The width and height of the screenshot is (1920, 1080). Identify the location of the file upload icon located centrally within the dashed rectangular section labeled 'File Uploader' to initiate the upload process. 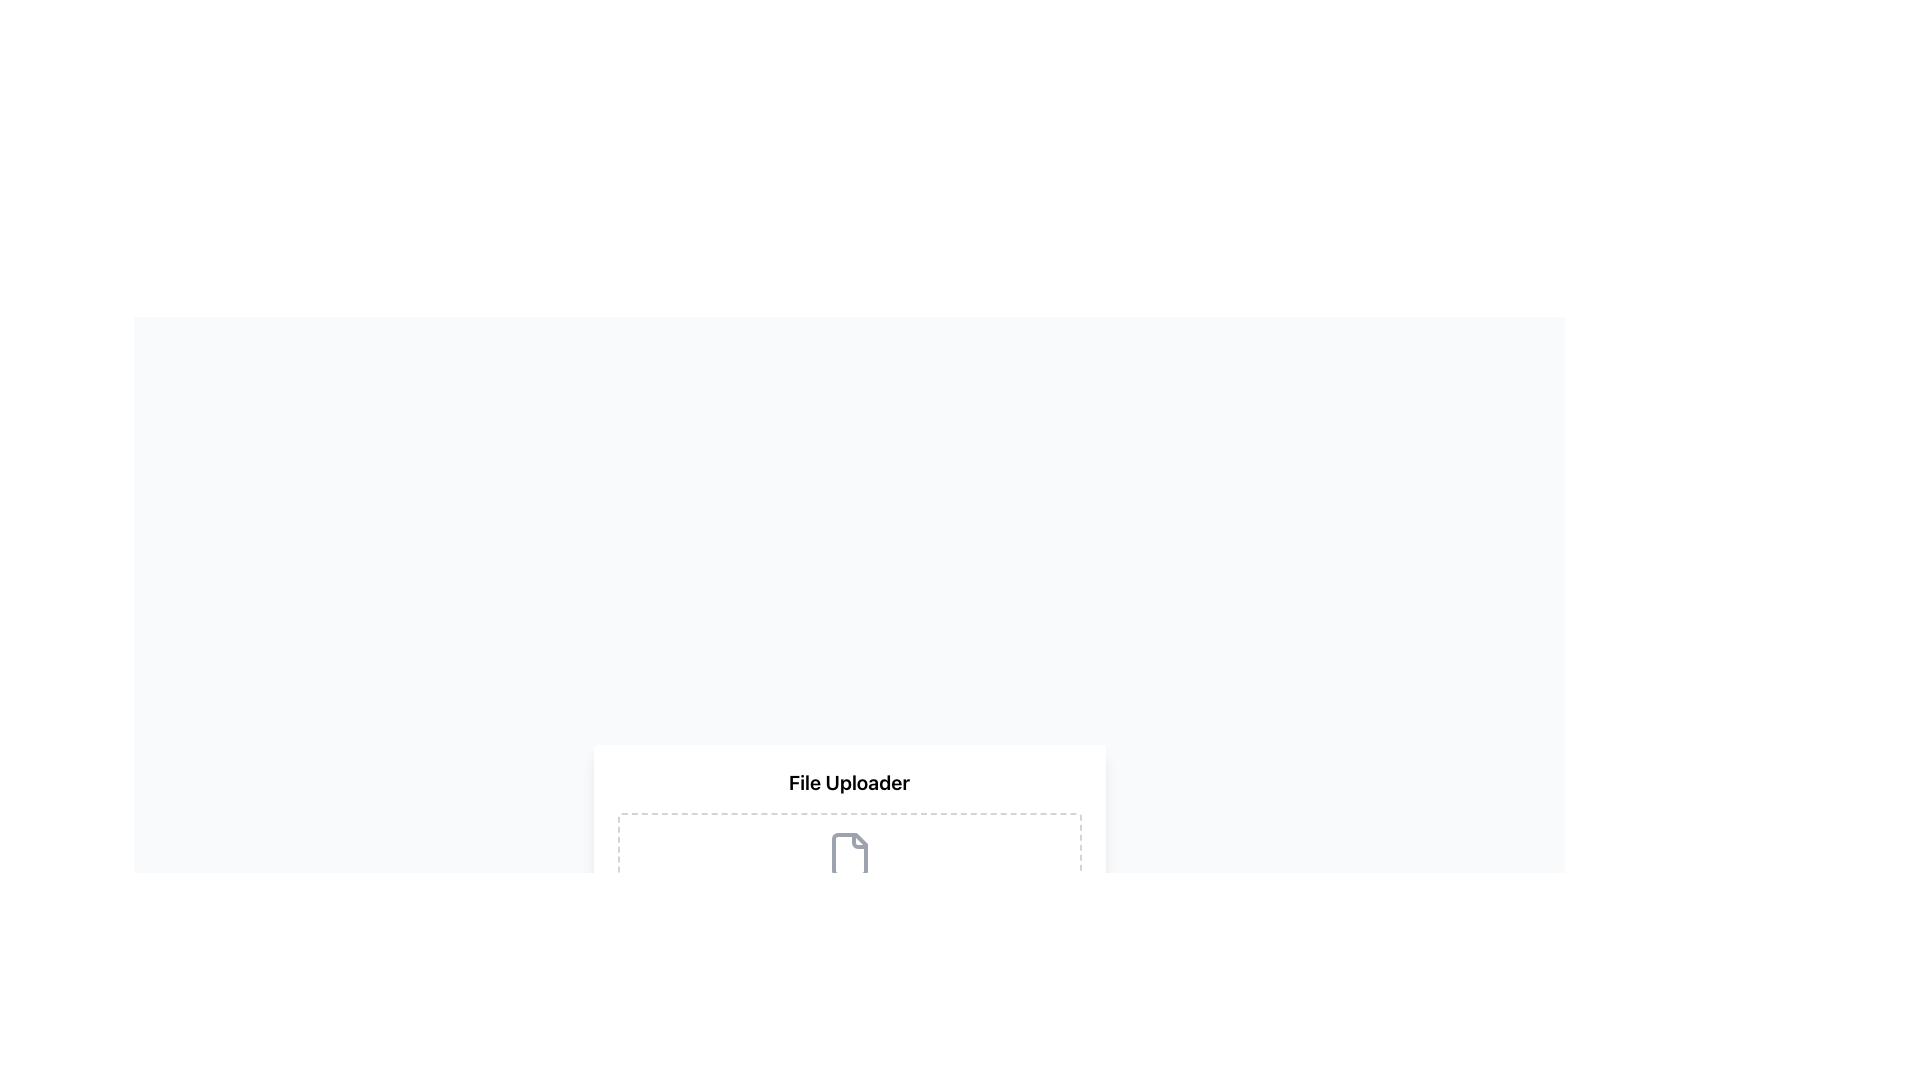
(849, 855).